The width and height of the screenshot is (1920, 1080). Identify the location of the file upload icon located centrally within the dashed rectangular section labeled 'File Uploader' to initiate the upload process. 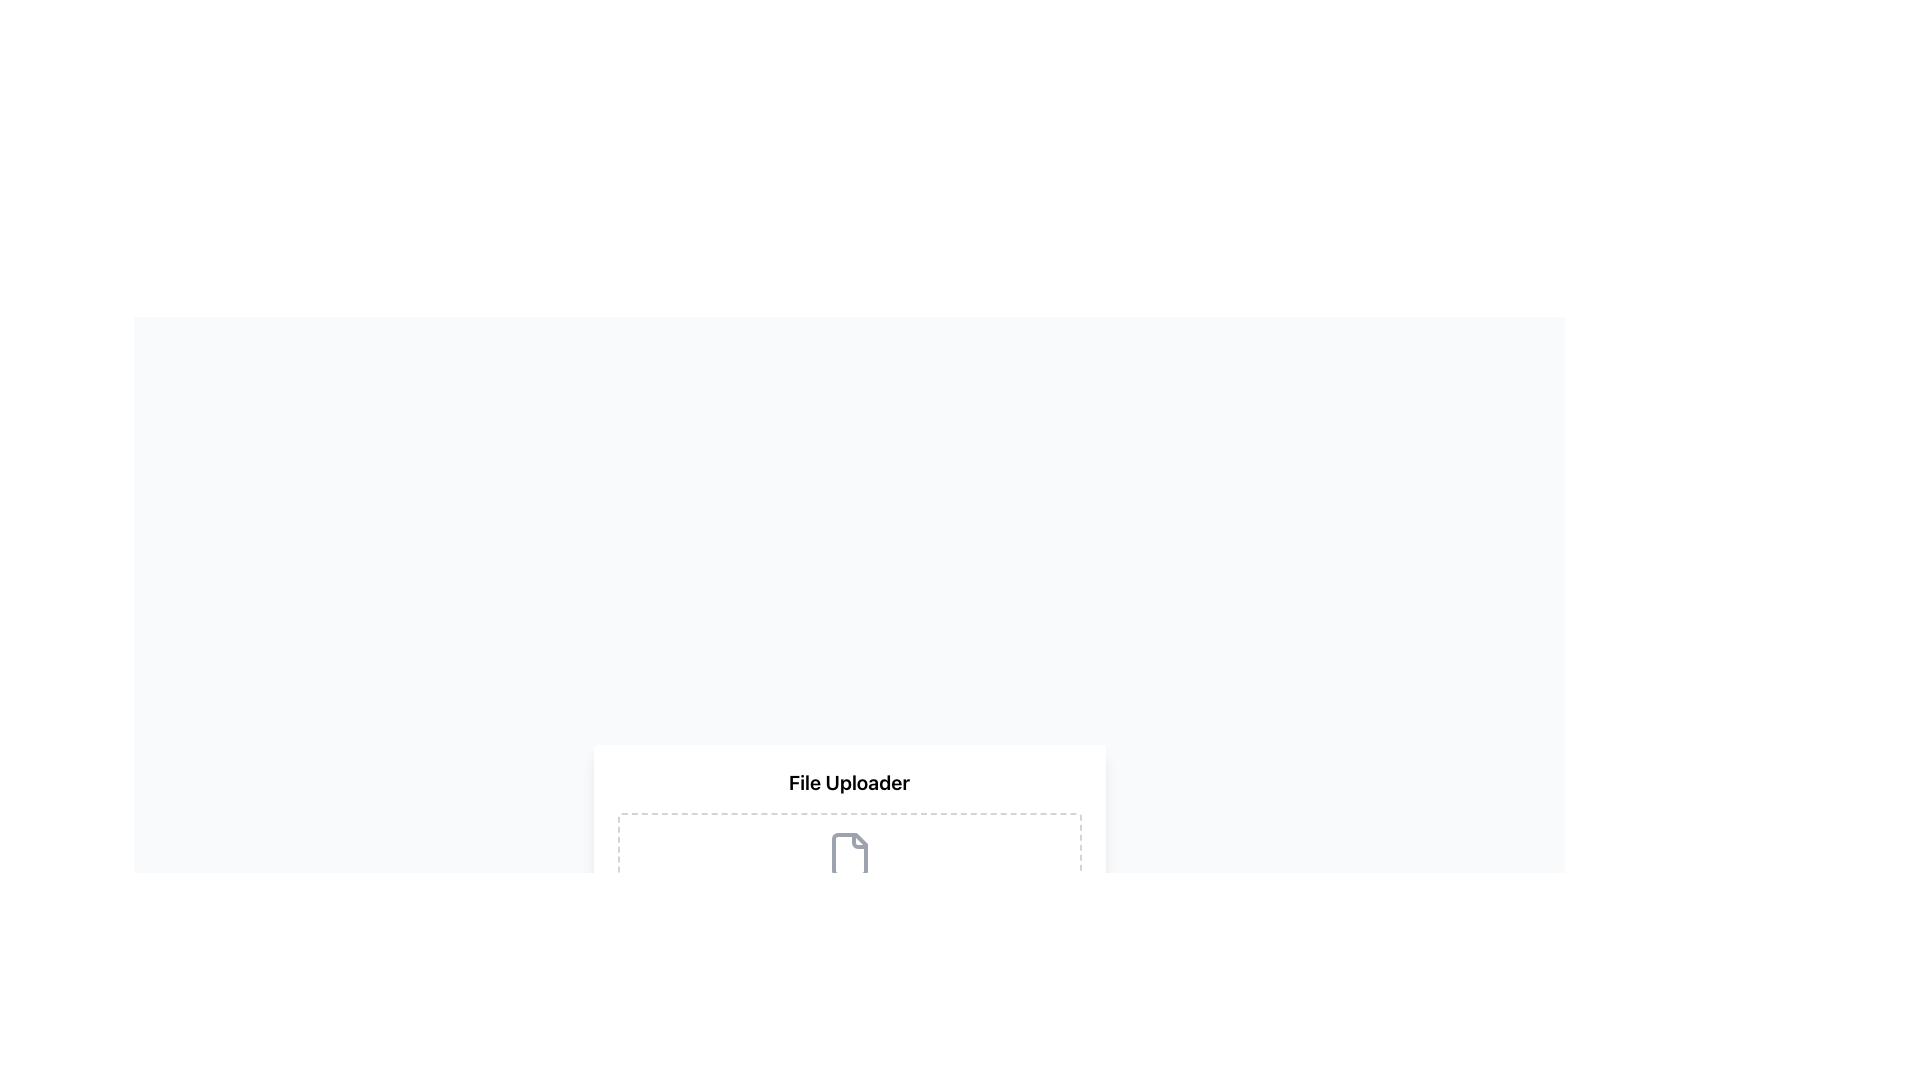
(849, 855).